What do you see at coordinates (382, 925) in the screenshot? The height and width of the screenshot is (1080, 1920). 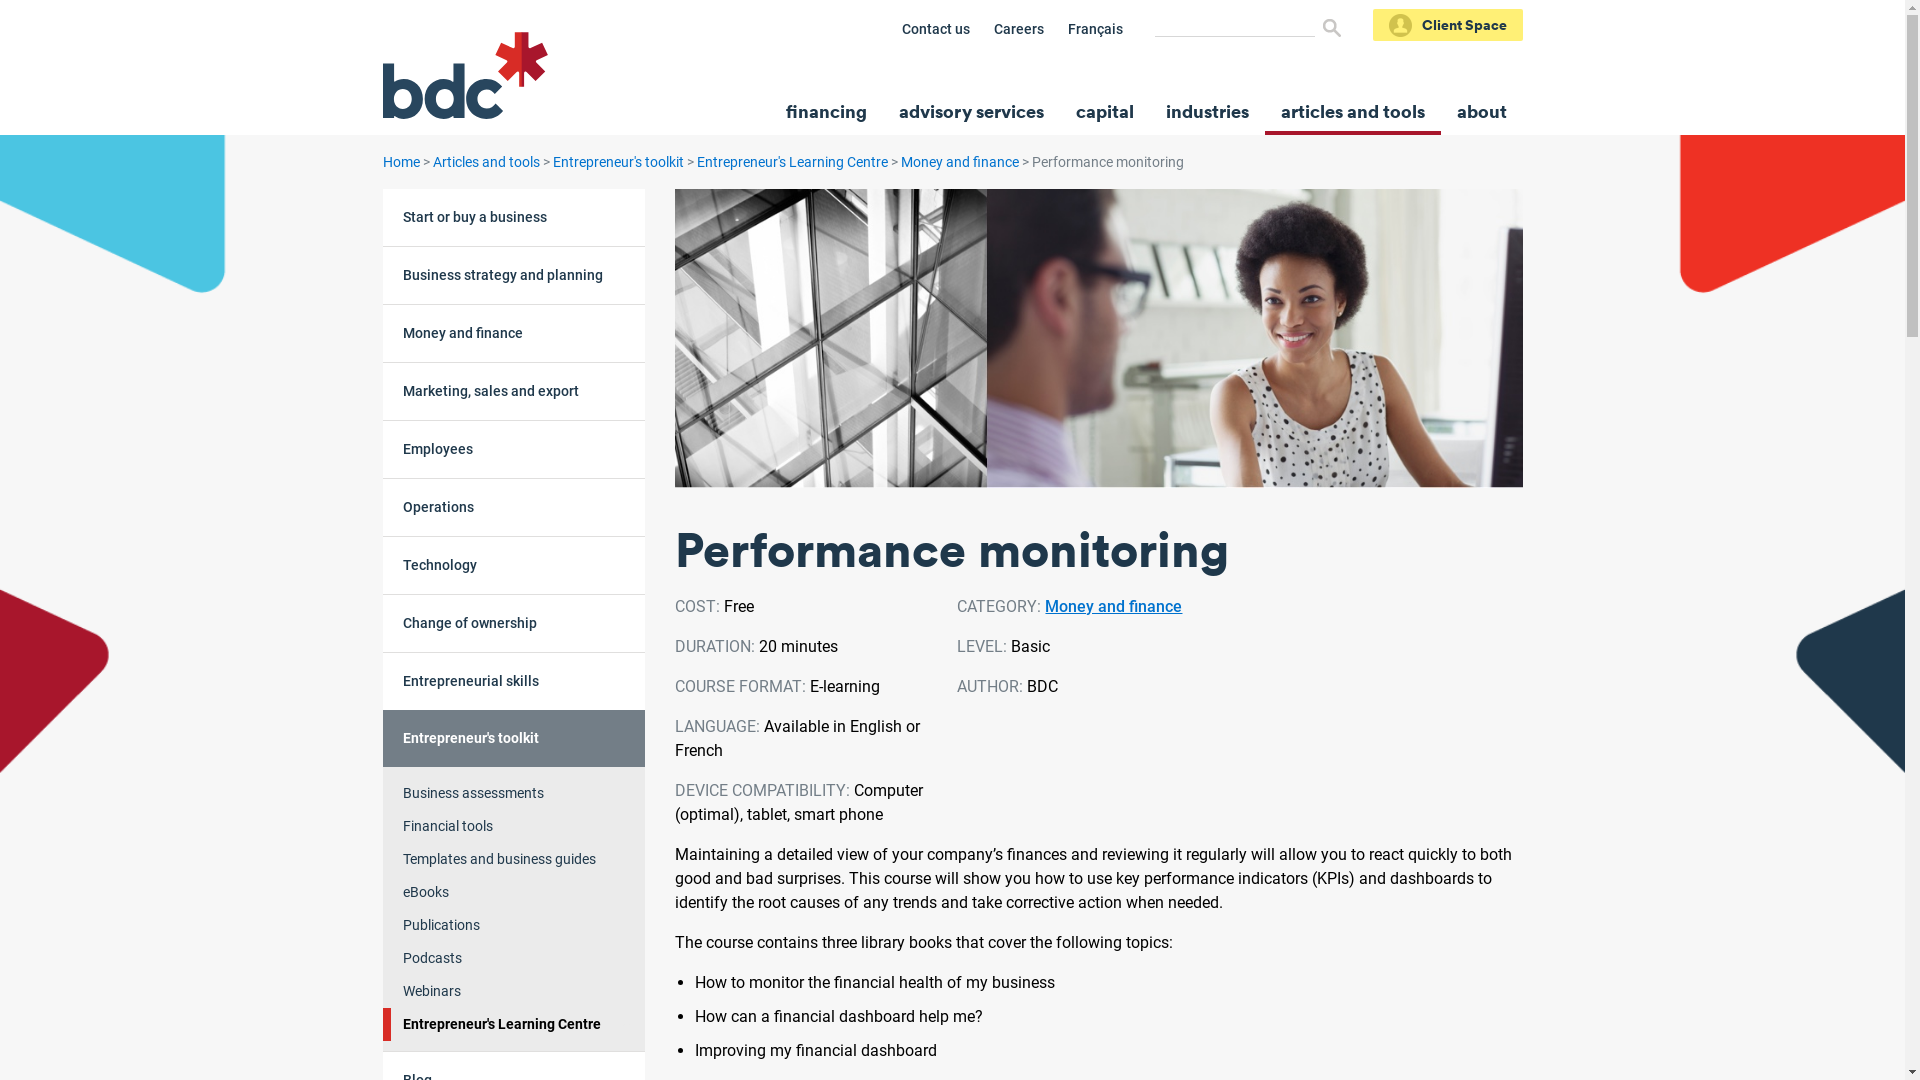 I see `'Publications'` at bounding box center [382, 925].